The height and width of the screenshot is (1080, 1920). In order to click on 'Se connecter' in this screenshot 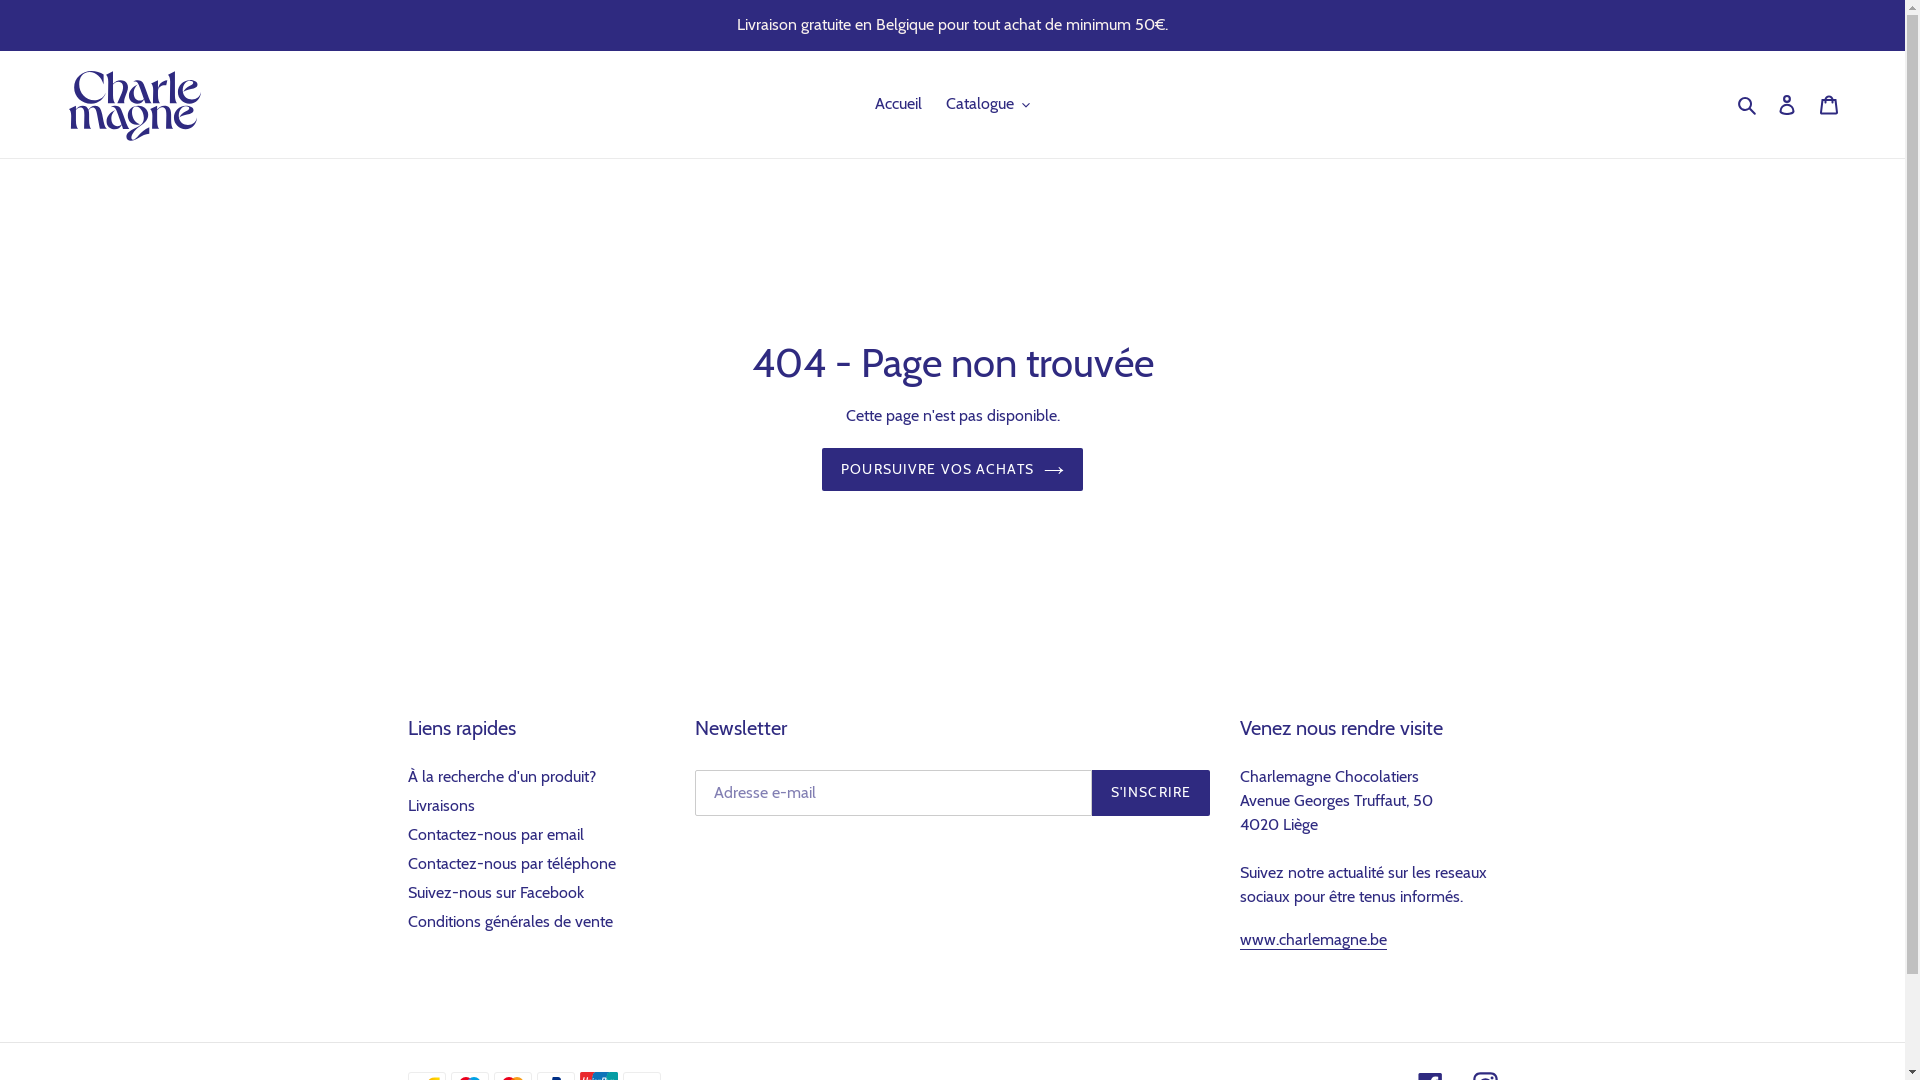, I will do `click(1786, 104)`.